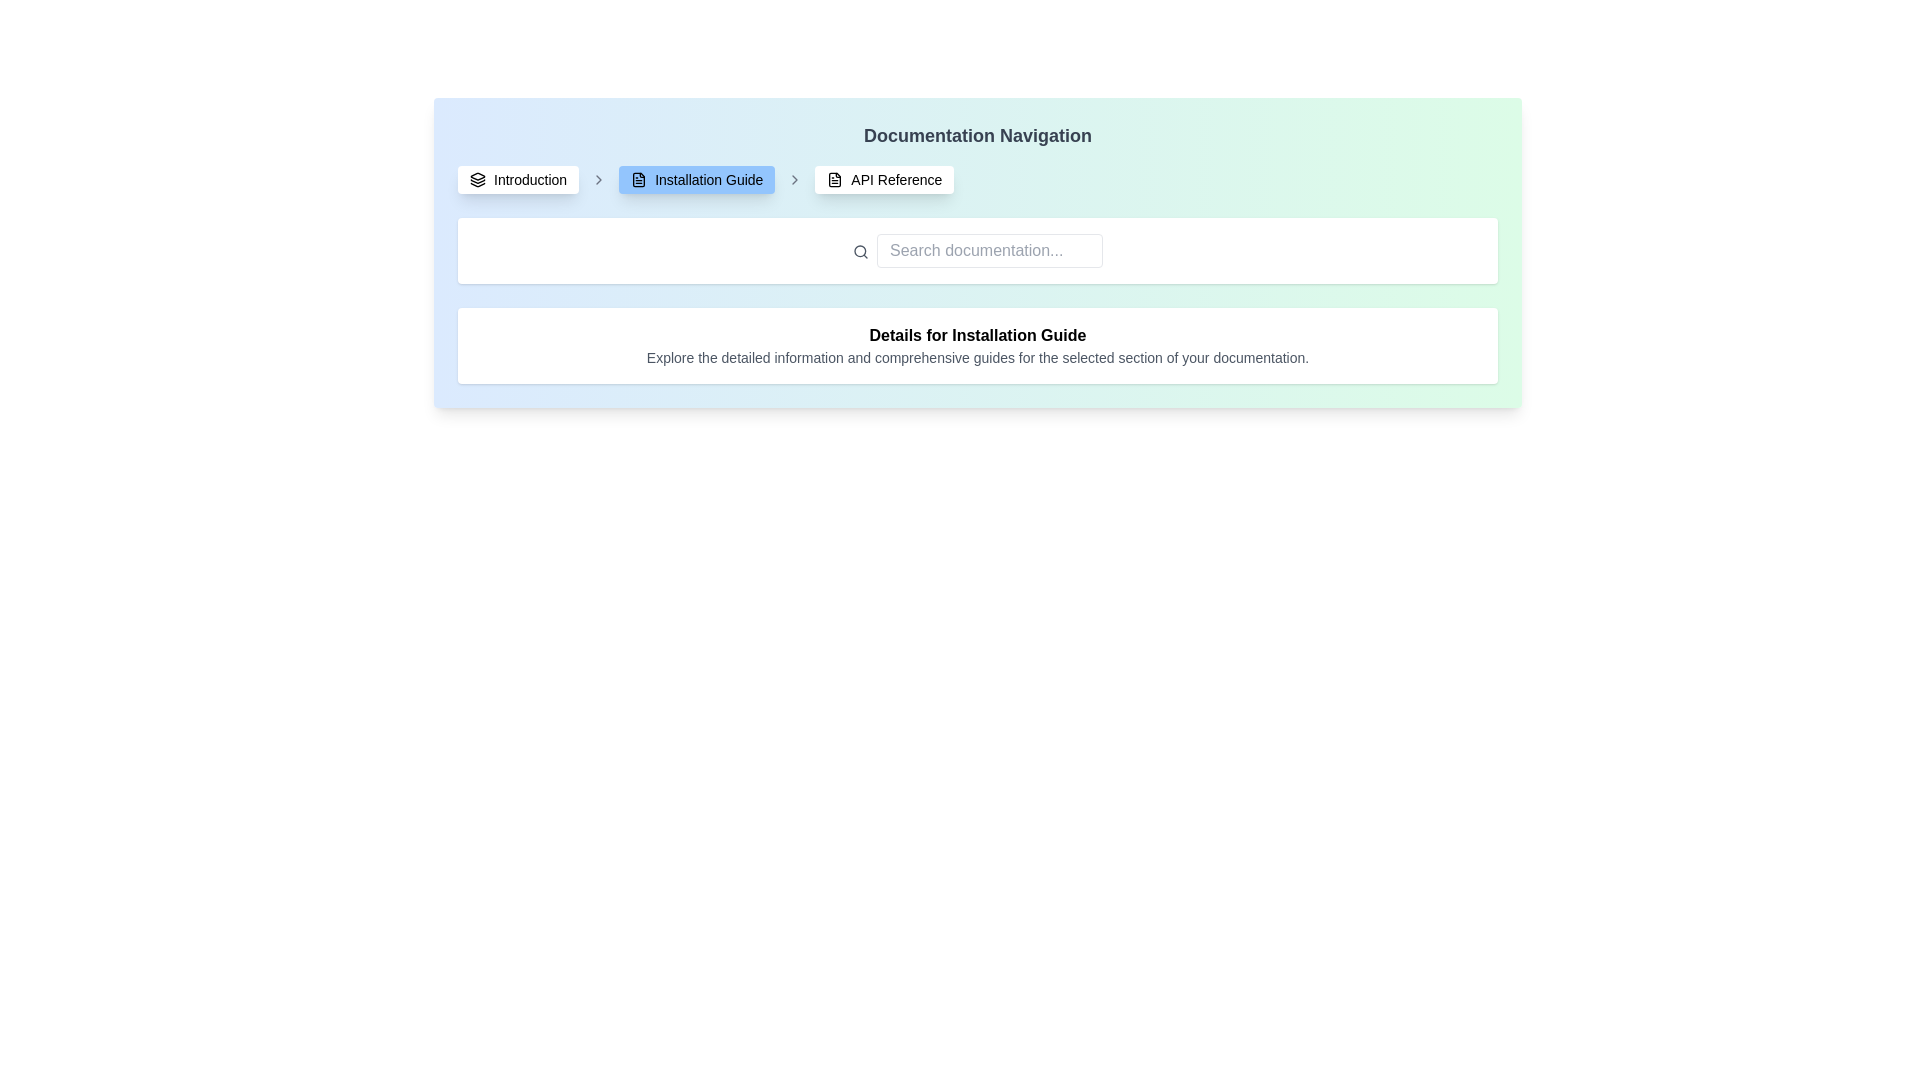 This screenshot has height=1080, width=1920. What do you see at coordinates (978, 135) in the screenshot?
I see `the textual header 'Documentation Navigation' which is styled with a bold gray font and located at the top of the gradient content box` at bounding box center [978, 135].